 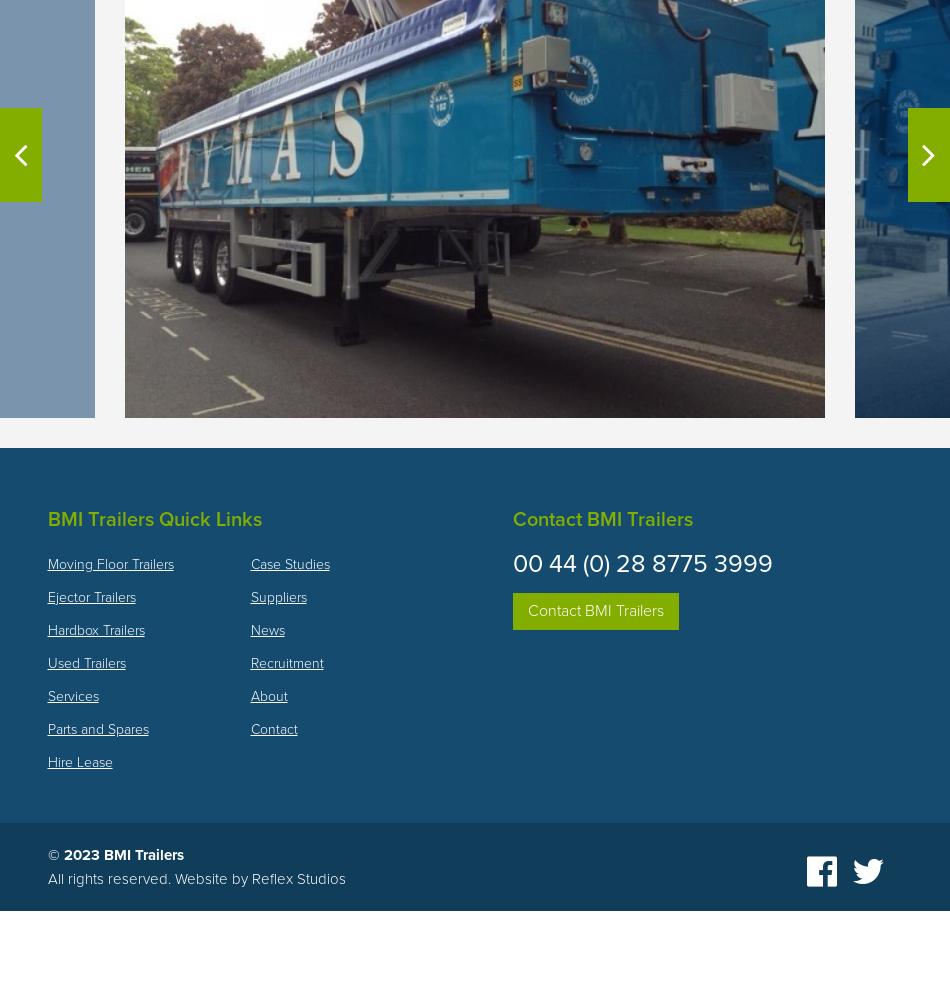 What do you see at coordinates (72, 694) in the screenshot?
I see `'Services'` at bounding box center [72, 694].